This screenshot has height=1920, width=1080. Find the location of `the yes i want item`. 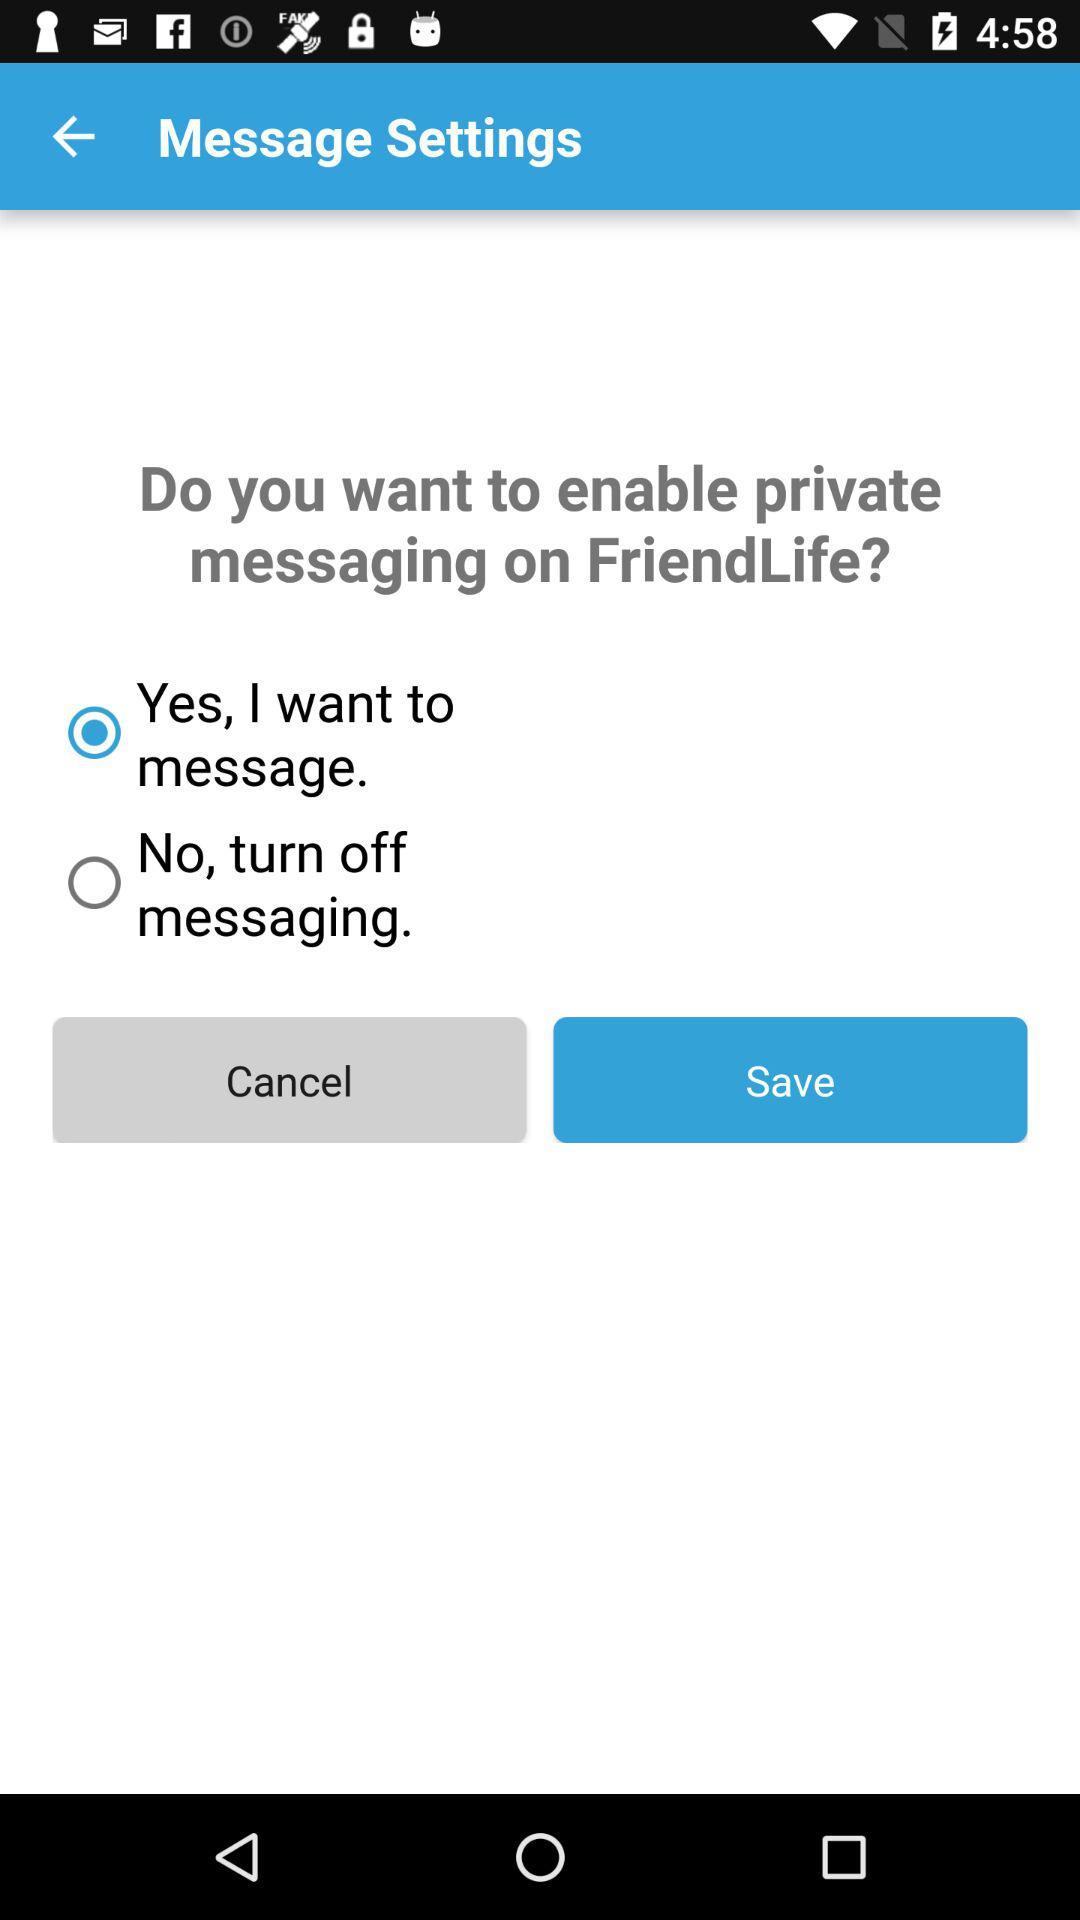

the yes i want item is located at coordinates (367, 731).